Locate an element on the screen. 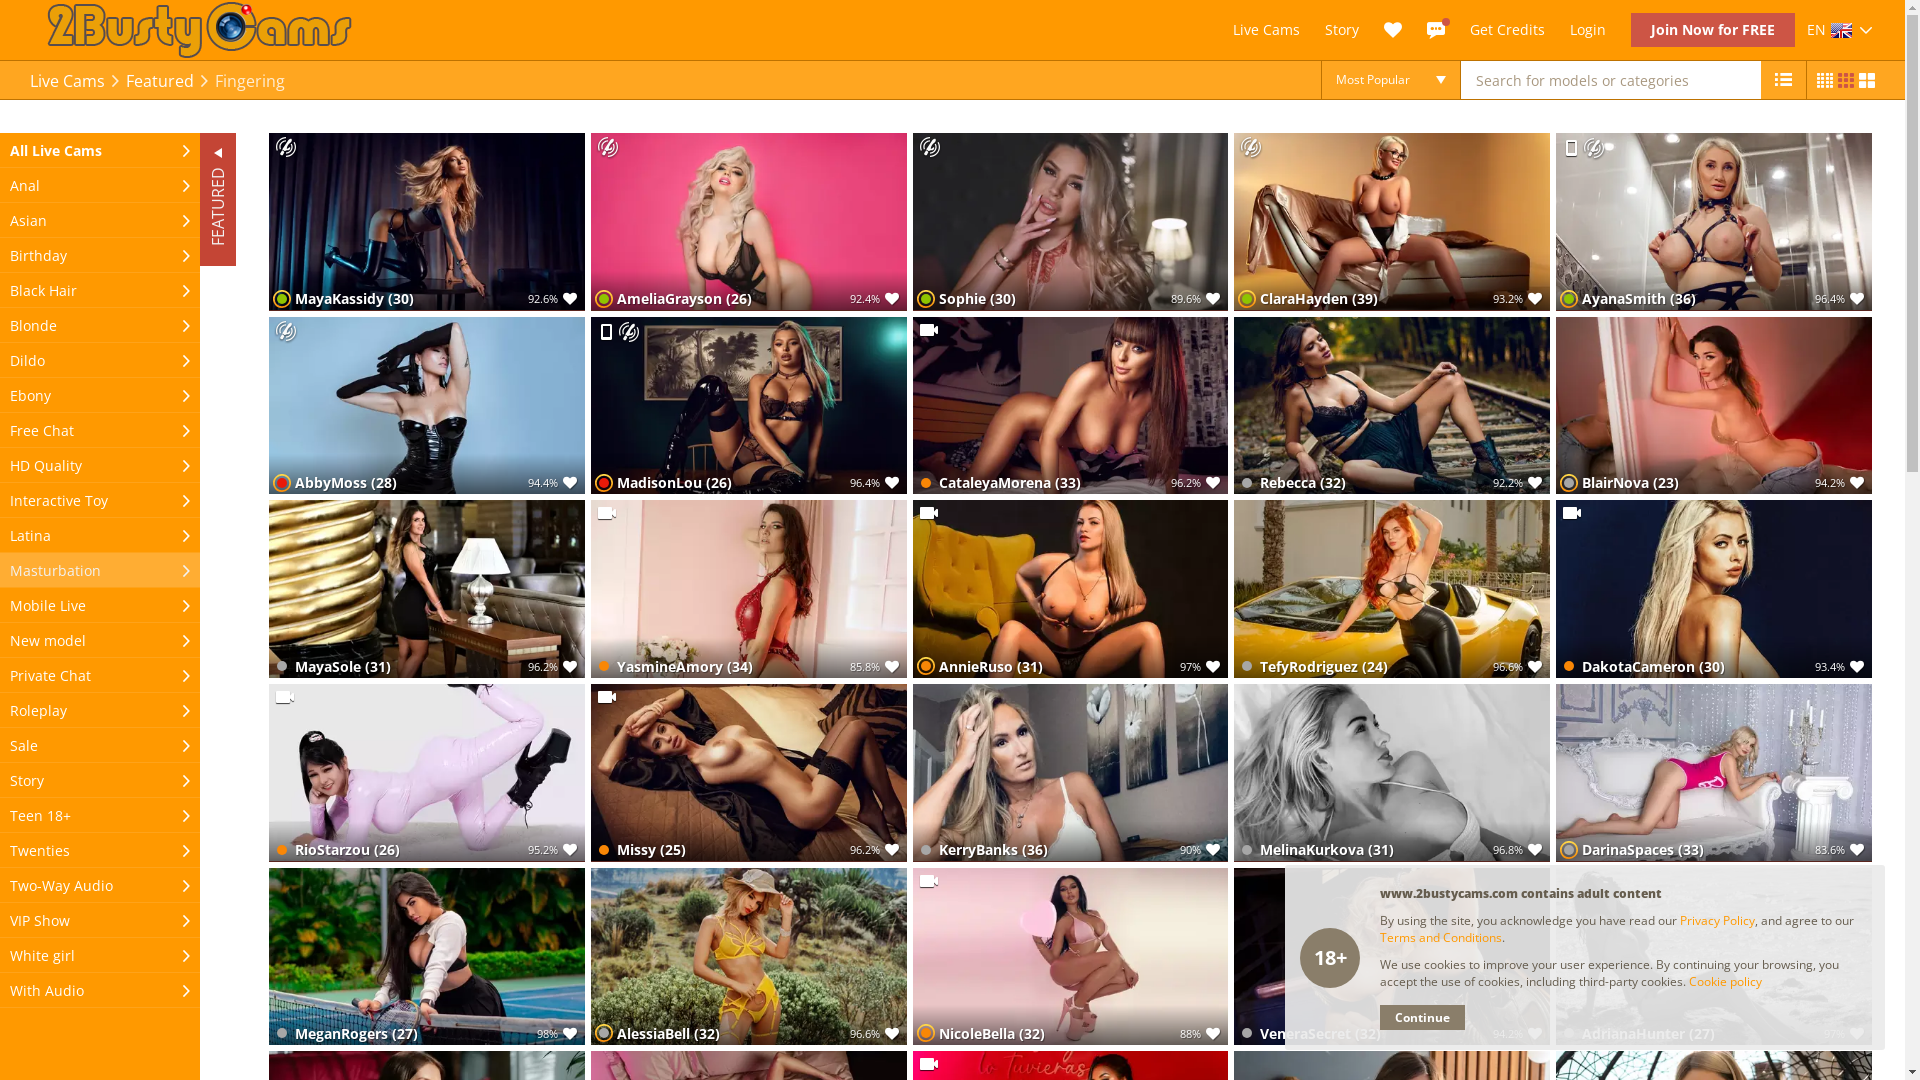 The height and width of the screenshot is (1080, 1920). 'Mobile Live' is located at coordinates (99, 604).